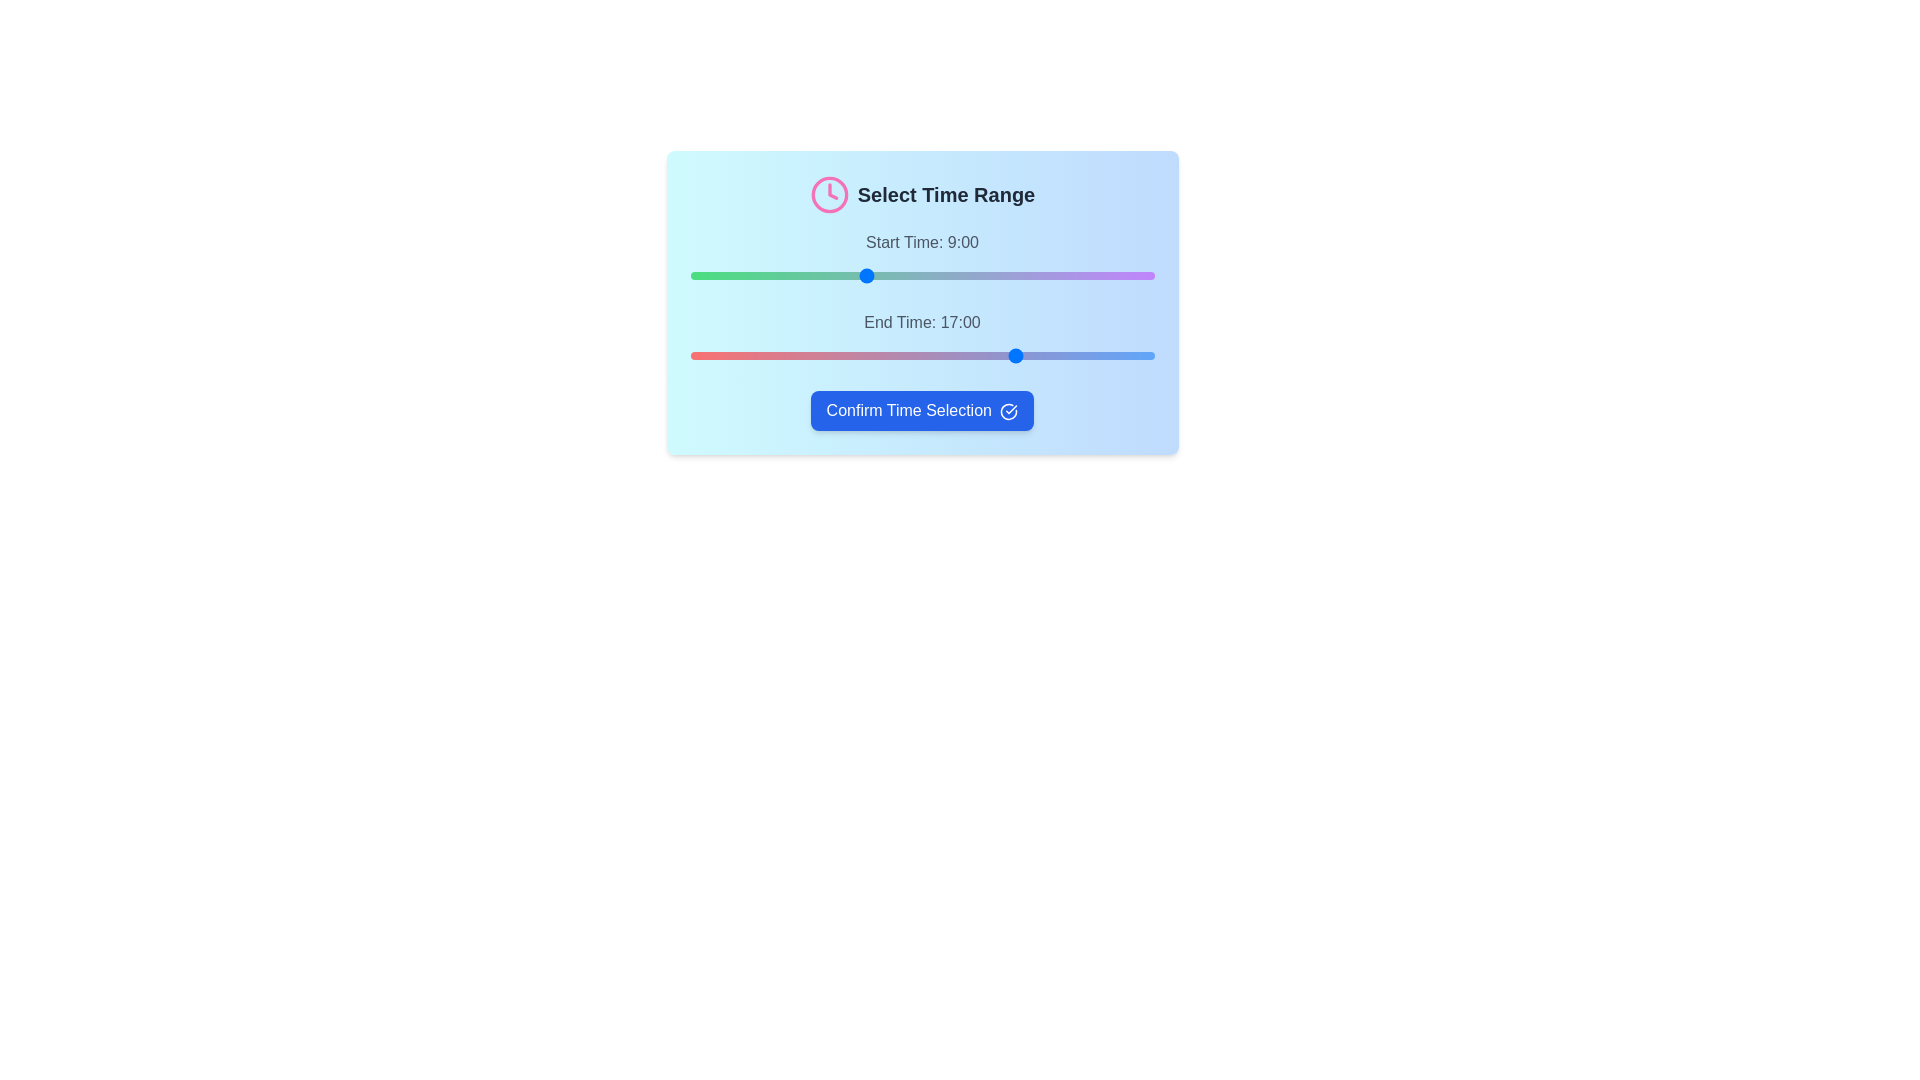 The height and width of the screenshot is (1080, 1920). I want to click on the end time slider to 5 hours, so click(786, 354).